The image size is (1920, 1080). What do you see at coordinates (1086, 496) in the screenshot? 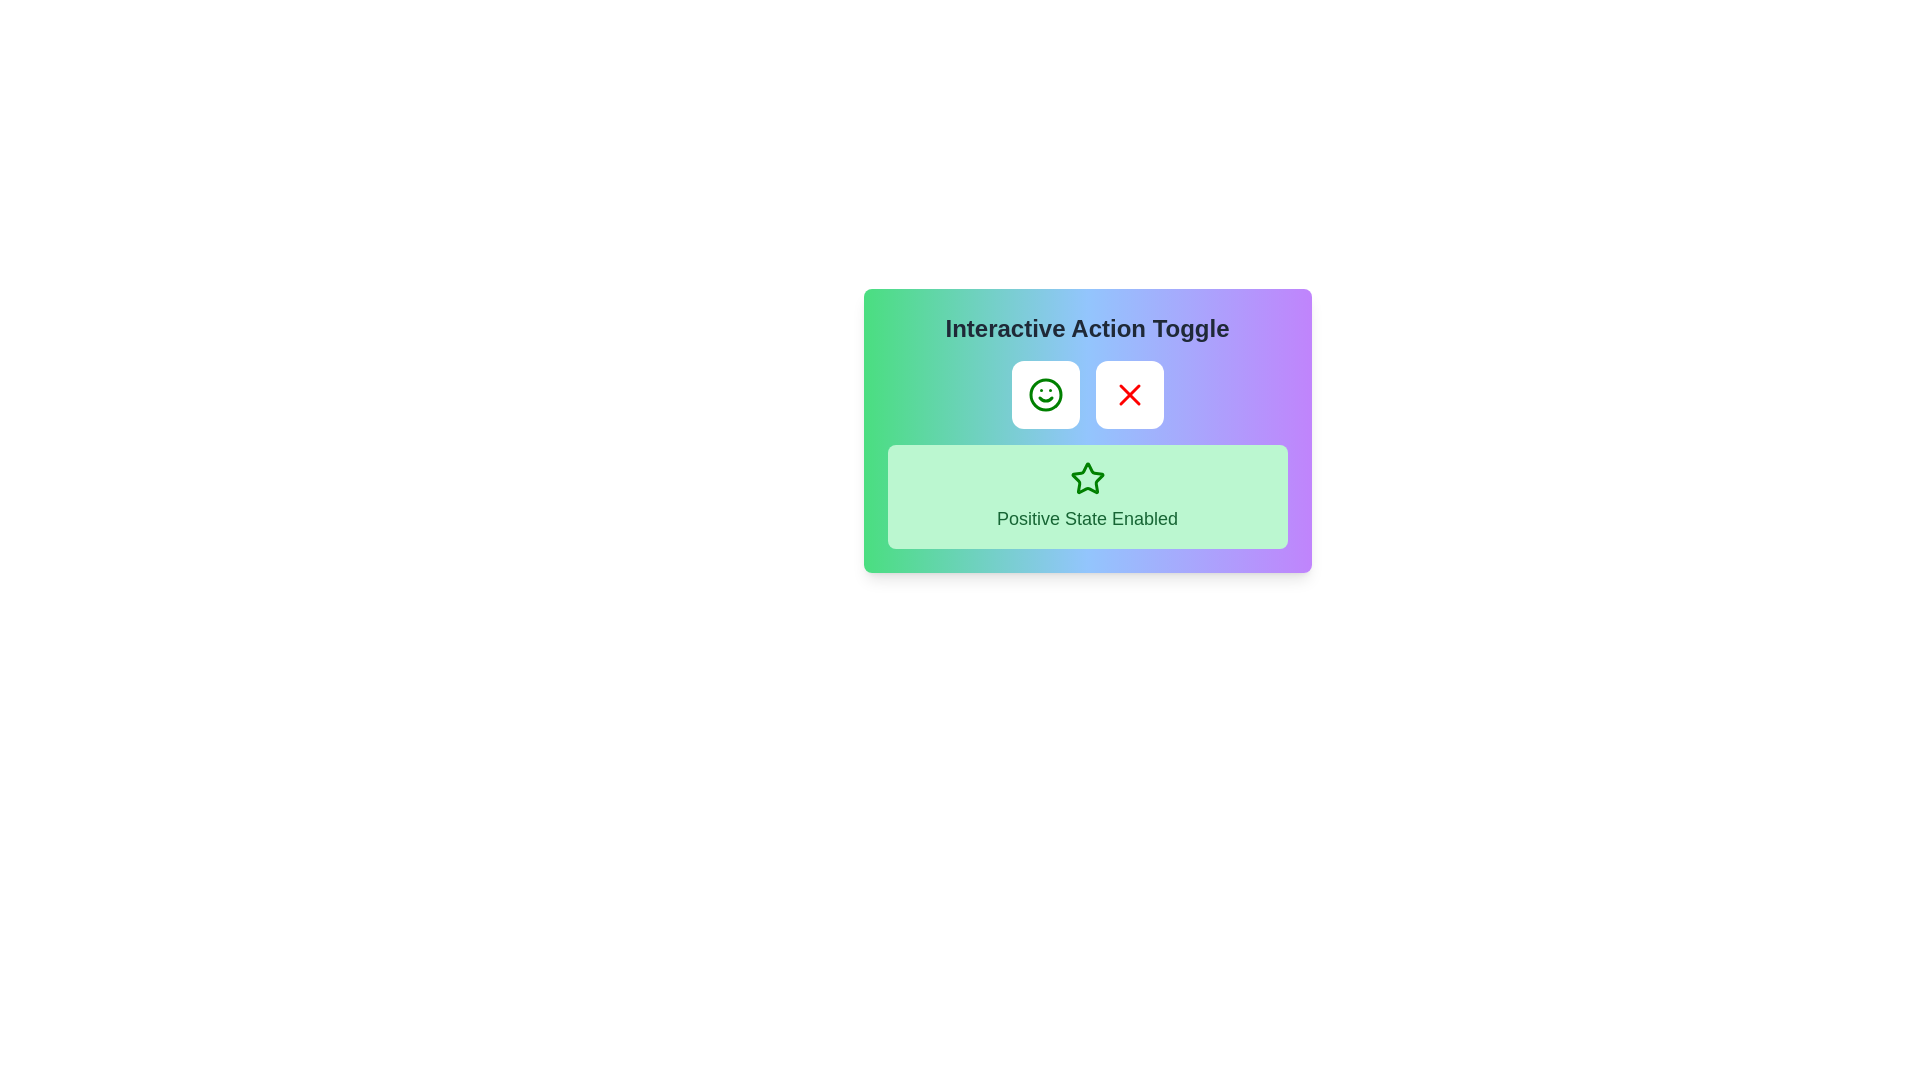
I see `the Informational Label, which features a green background, rounded corners, and the text 'Positive State Enabled' with a star icon above it` at bounding box center [1086, 496].